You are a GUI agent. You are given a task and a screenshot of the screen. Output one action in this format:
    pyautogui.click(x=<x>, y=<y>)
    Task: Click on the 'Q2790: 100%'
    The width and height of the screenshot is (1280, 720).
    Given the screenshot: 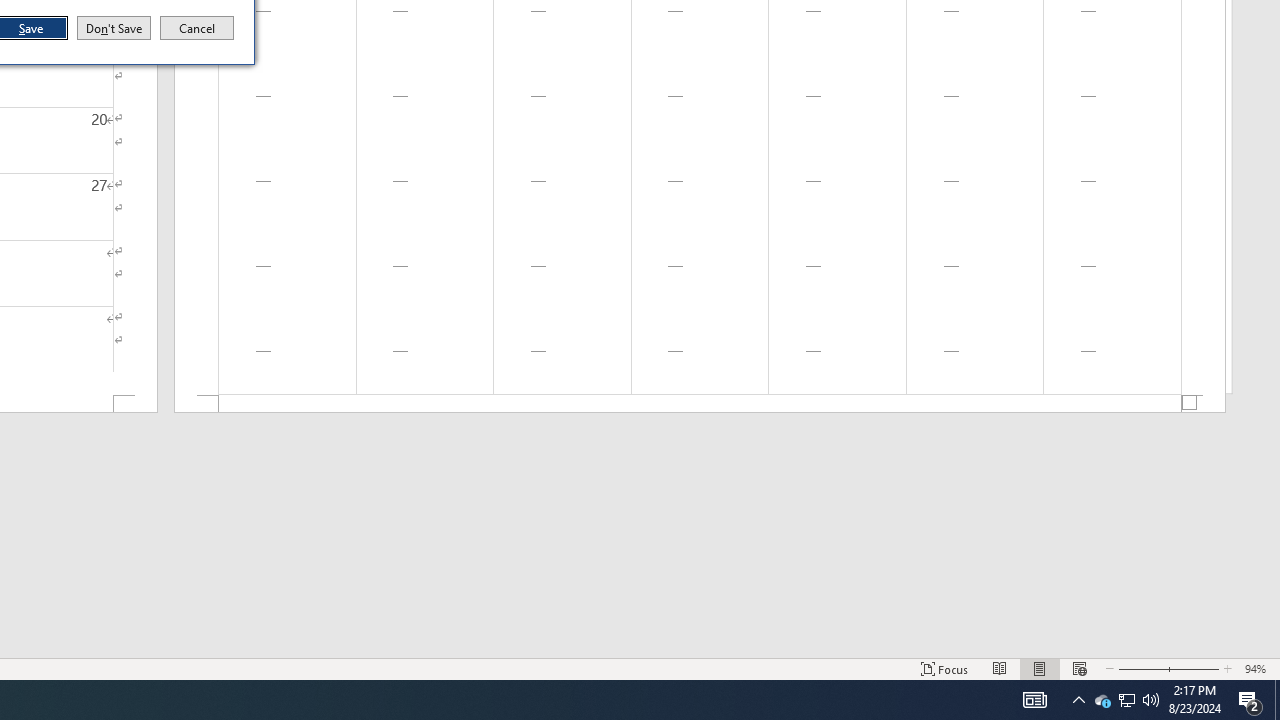 What is the action you would take?
    pyautogui.click(x=1151, y=698)
    